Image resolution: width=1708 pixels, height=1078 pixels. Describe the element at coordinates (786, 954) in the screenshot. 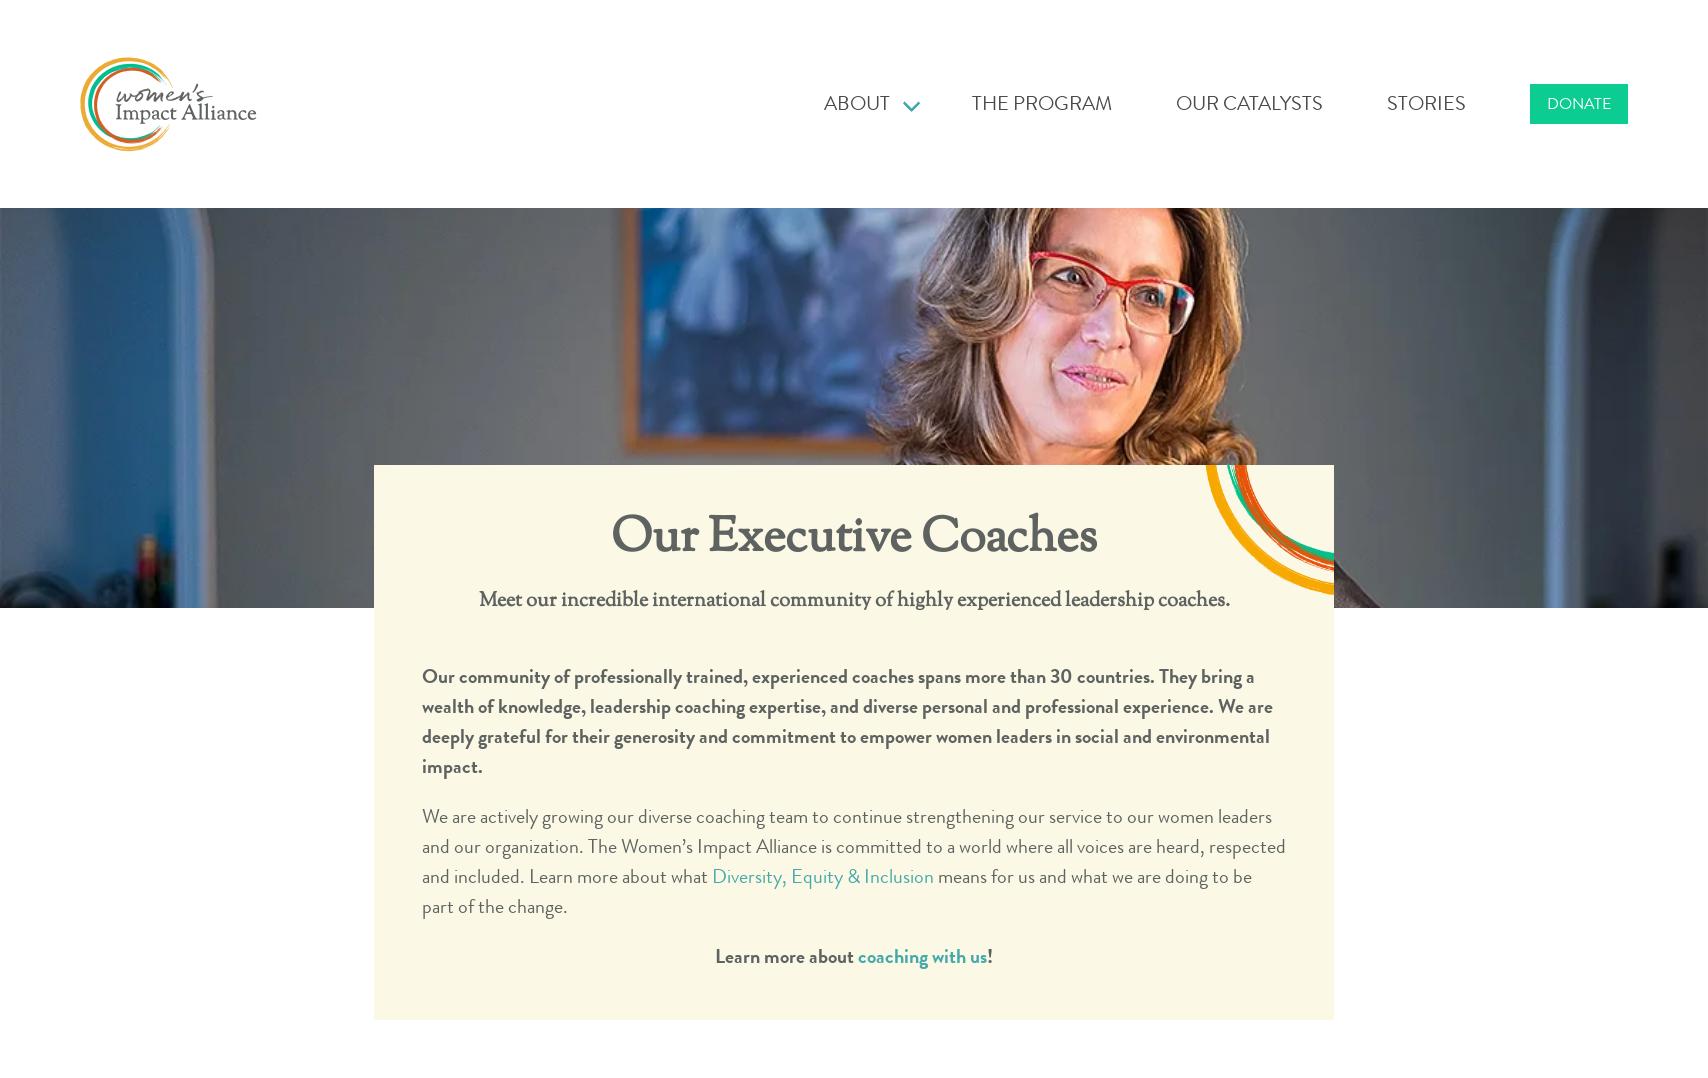

I see `'Learn more about'` at that location.